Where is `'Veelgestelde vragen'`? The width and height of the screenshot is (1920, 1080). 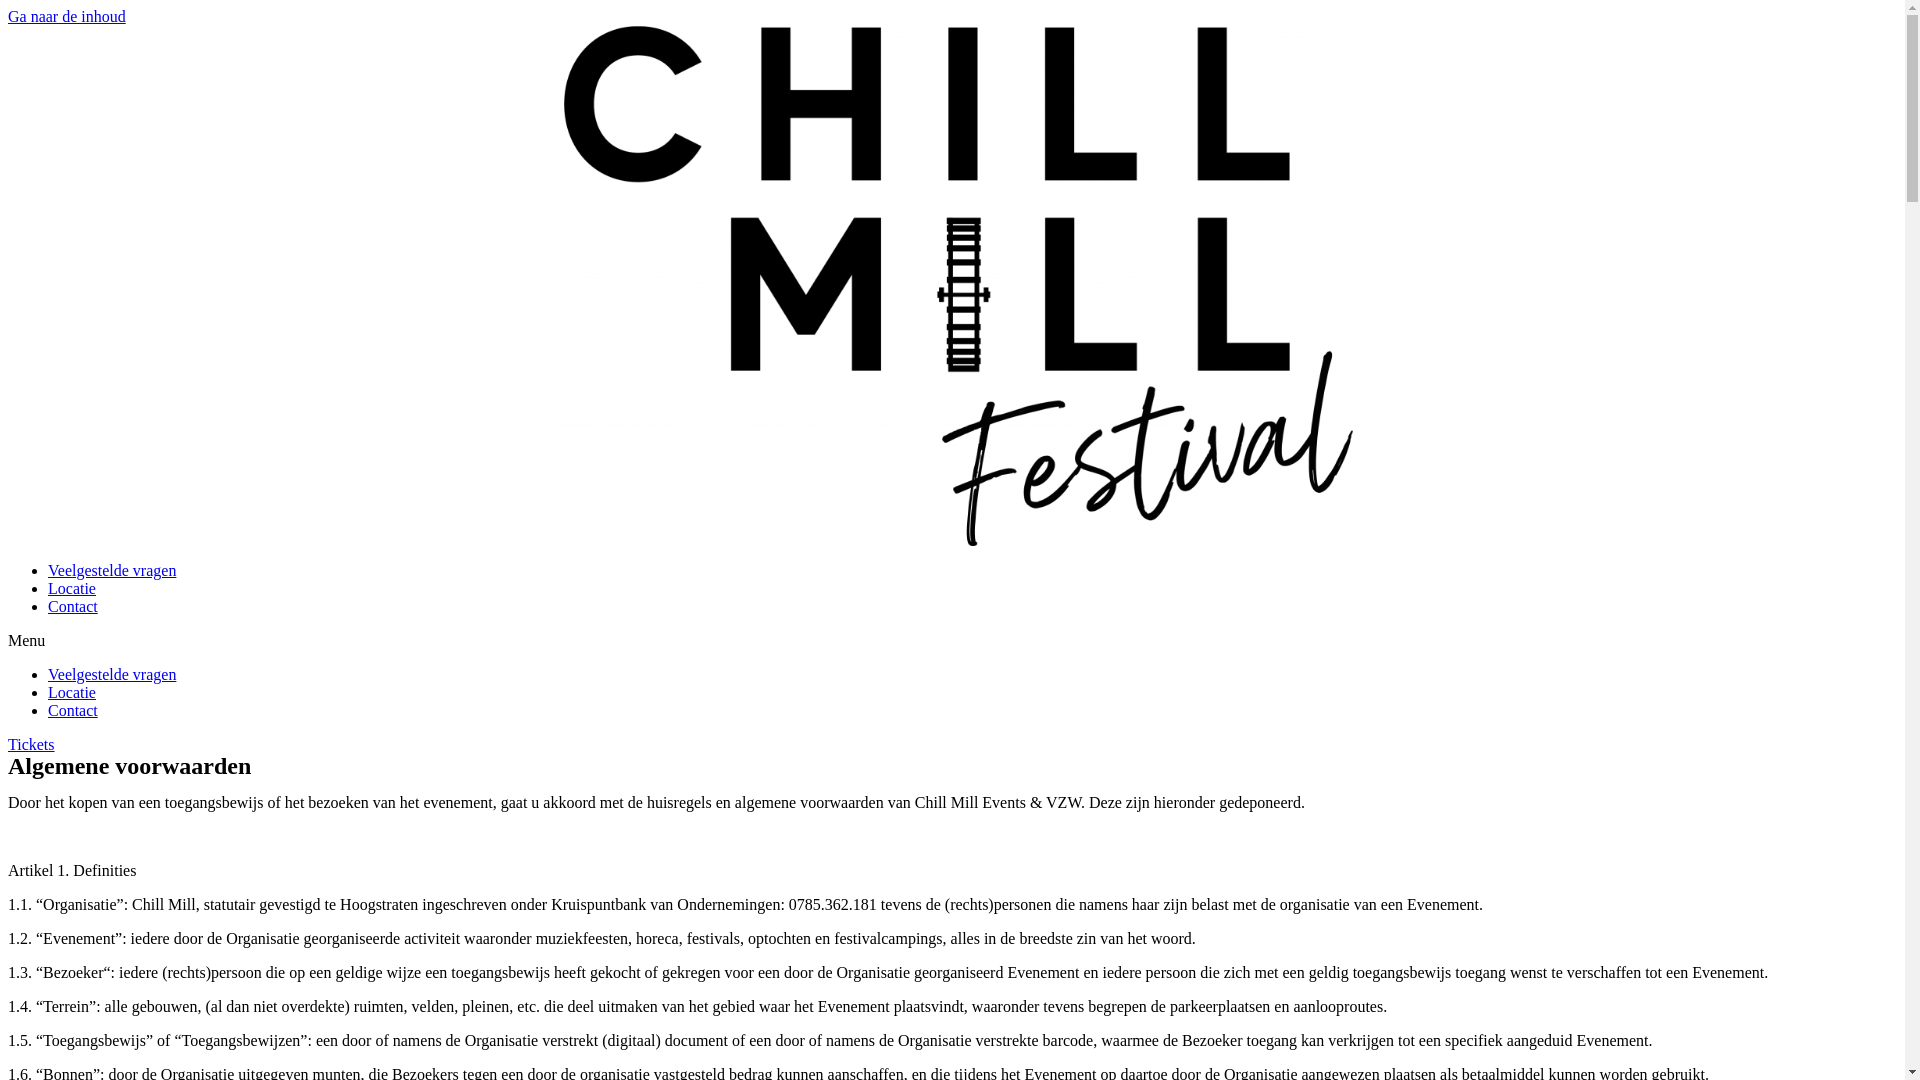
'Veelgestelde vragen' is located at coordinates (110, 570).